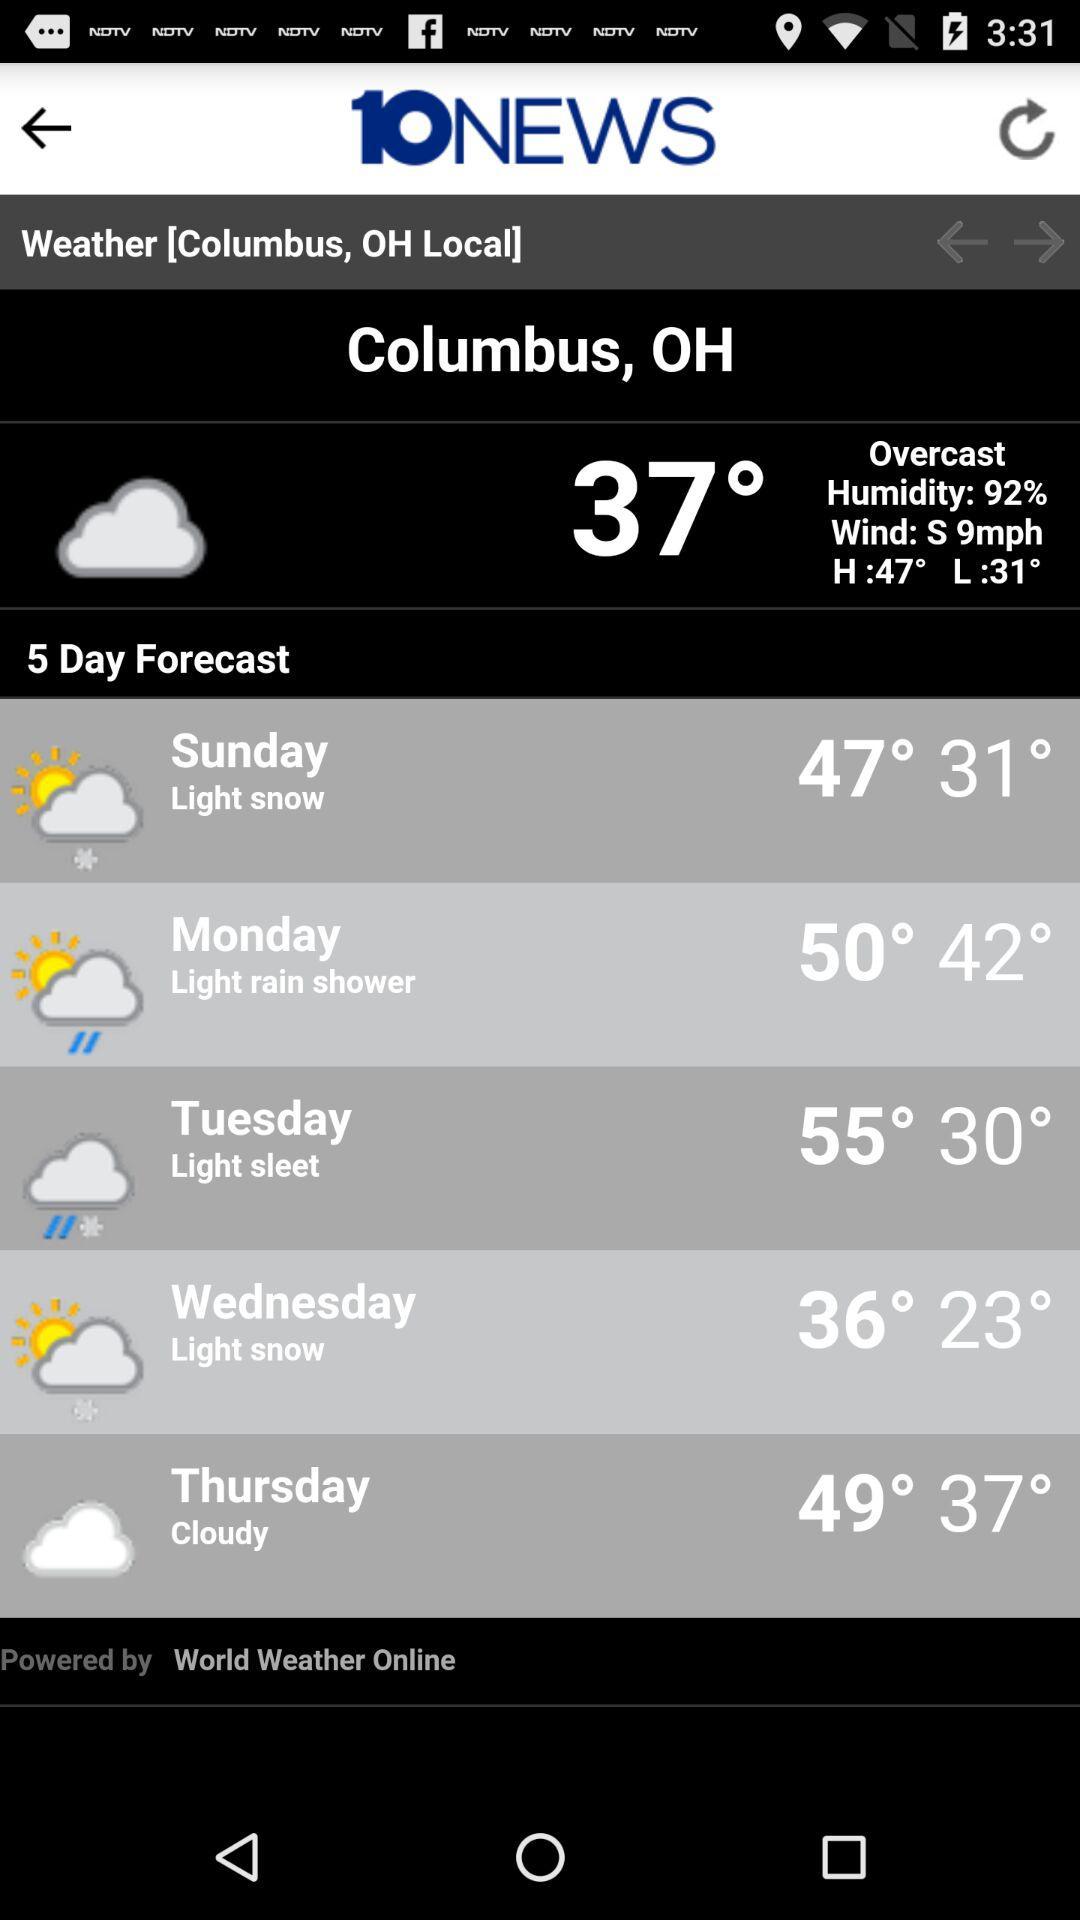  I want to click on the refresh icon, so click(1027, 136).